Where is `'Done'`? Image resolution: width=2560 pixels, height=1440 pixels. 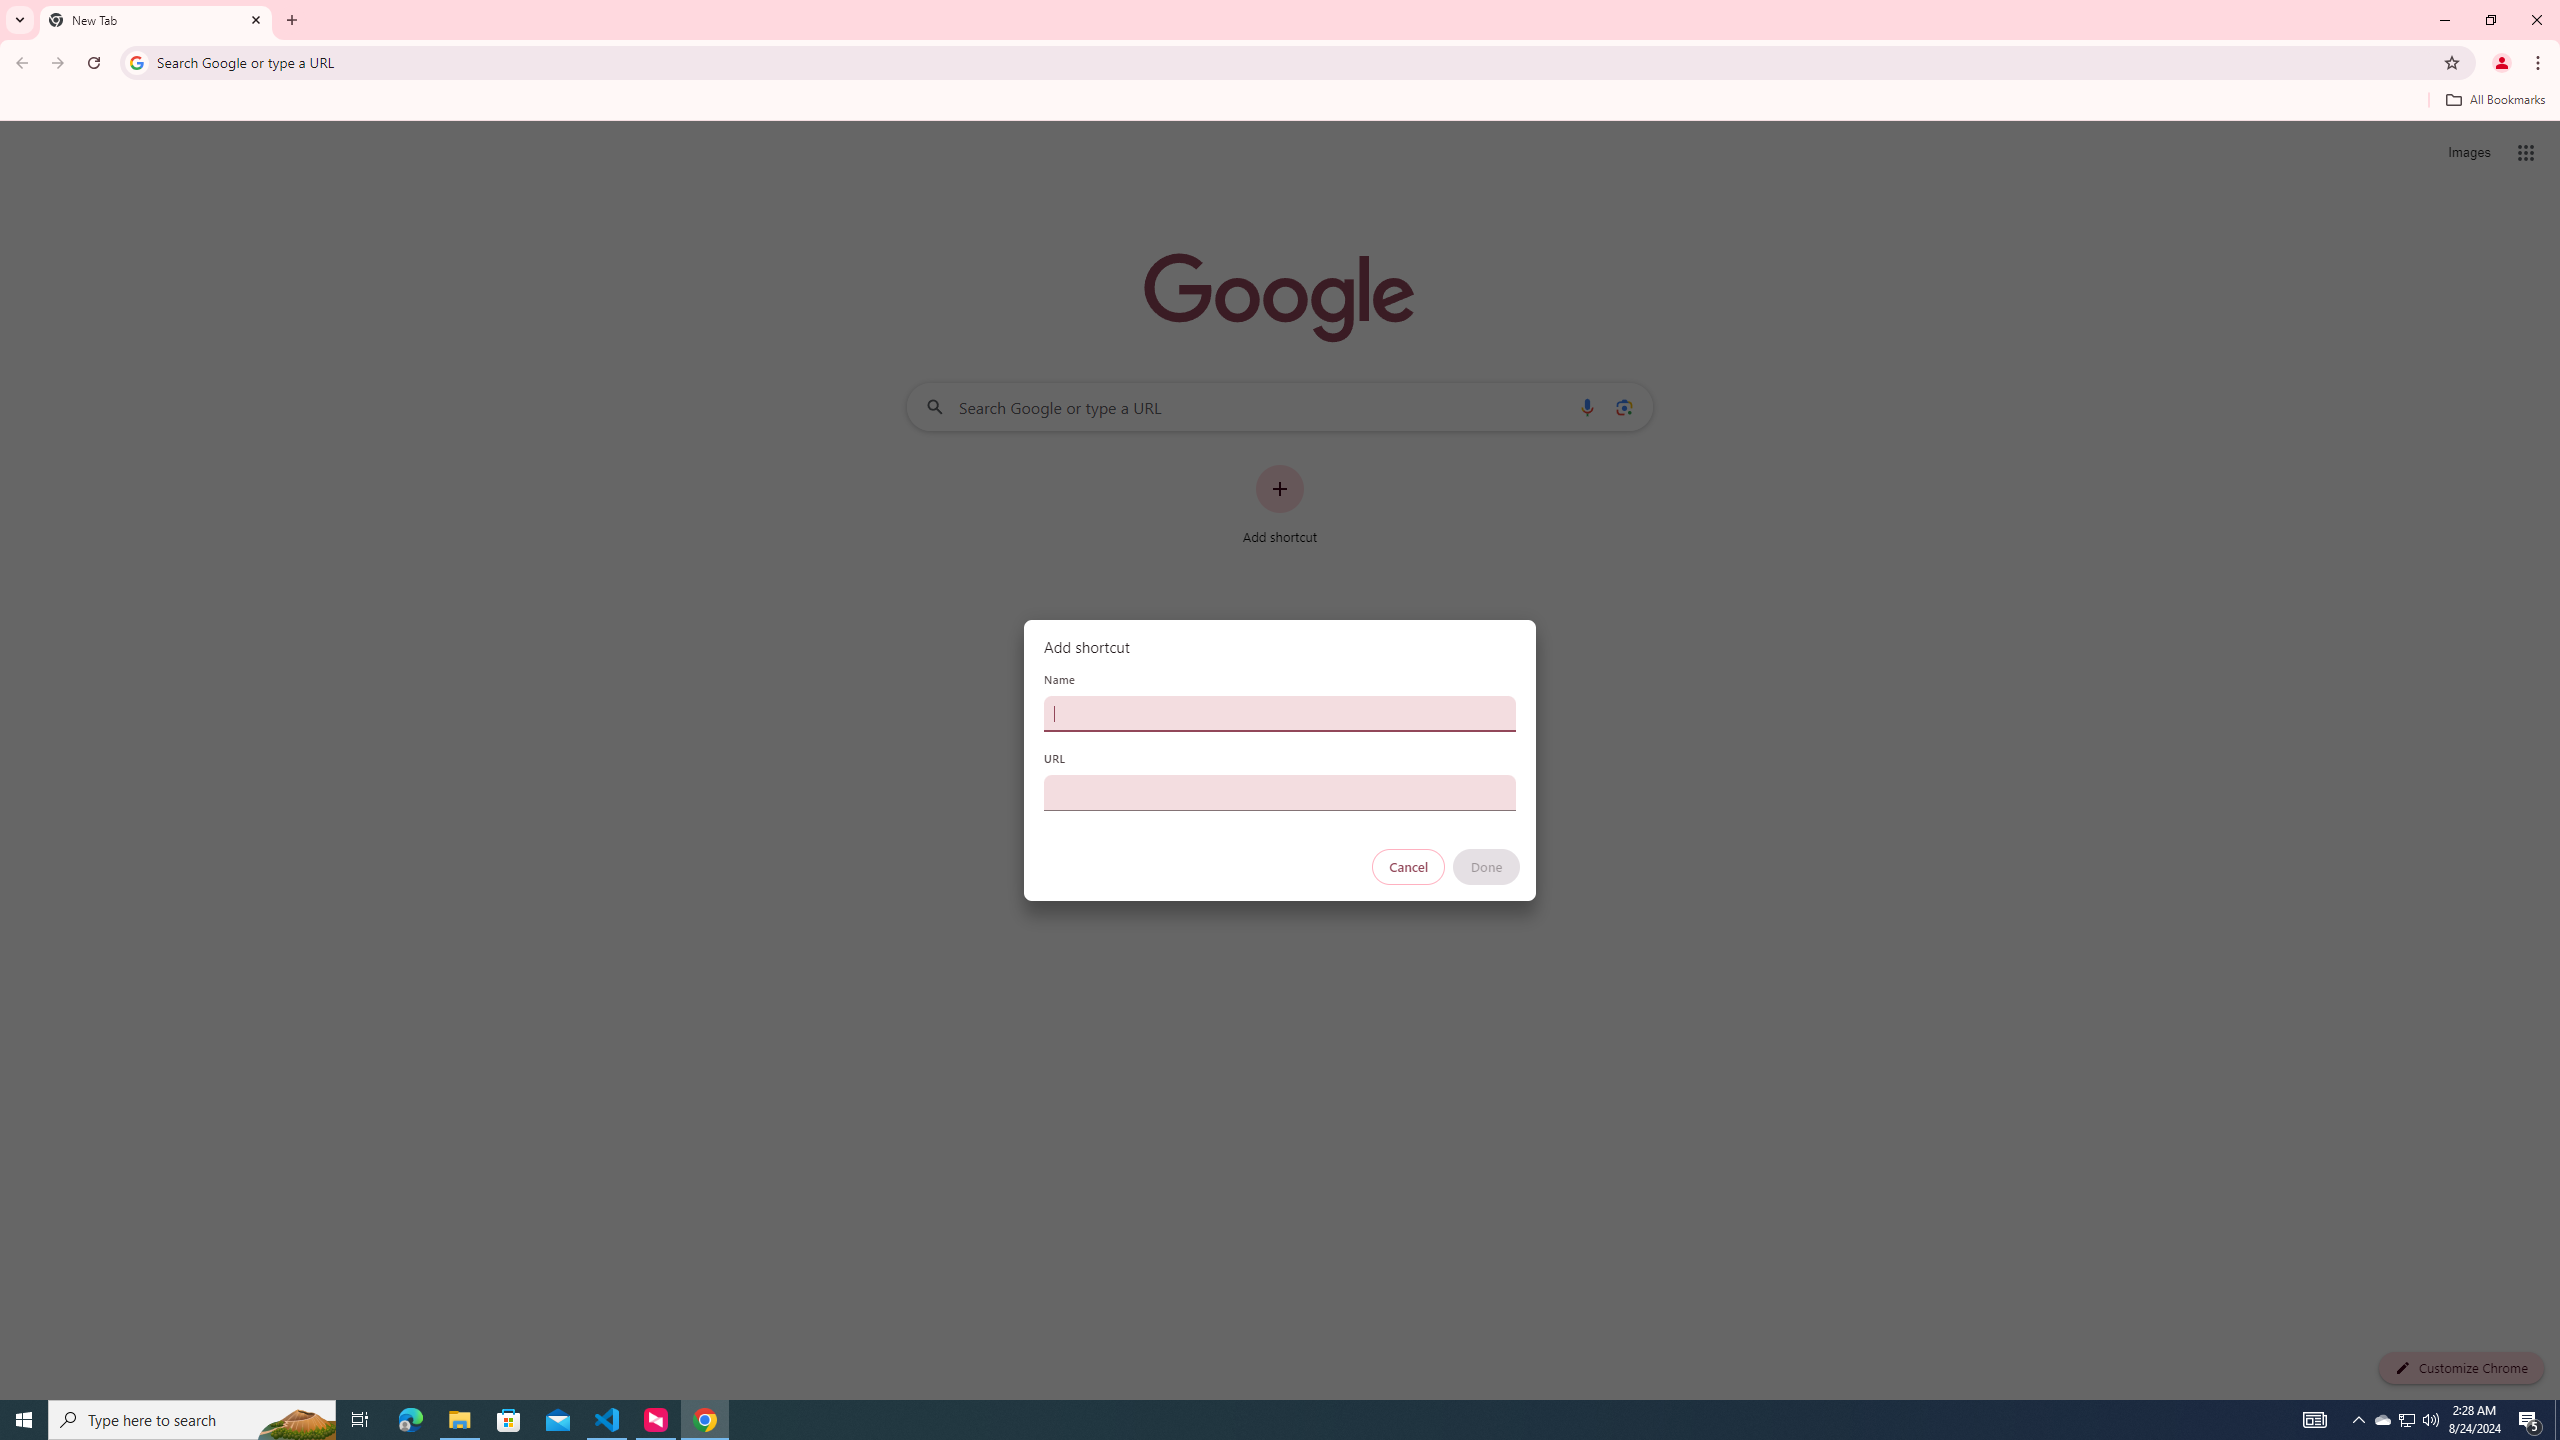 'Done' is located at coordinates (1487, 866).